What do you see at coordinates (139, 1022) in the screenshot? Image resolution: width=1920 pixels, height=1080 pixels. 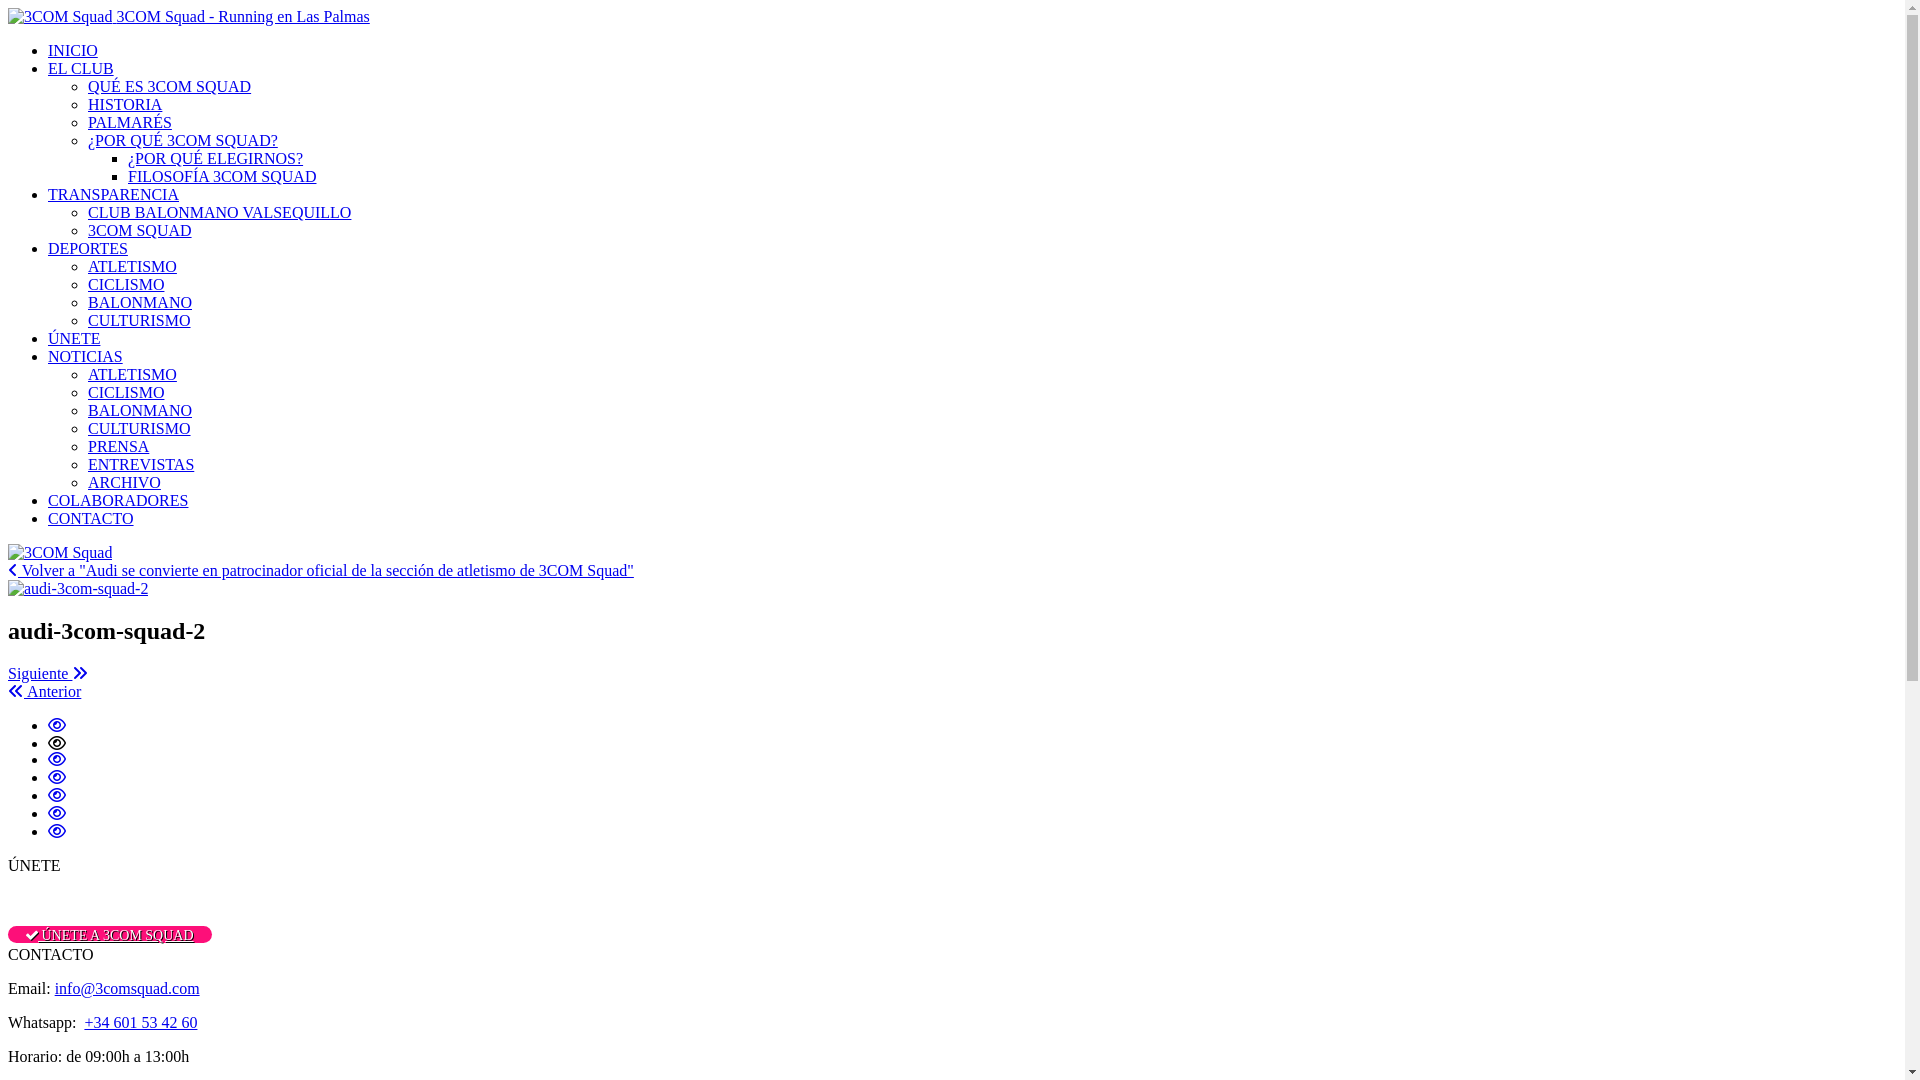 I see `'+34 601 53 42 60'` at bounding box center [139, 1022].